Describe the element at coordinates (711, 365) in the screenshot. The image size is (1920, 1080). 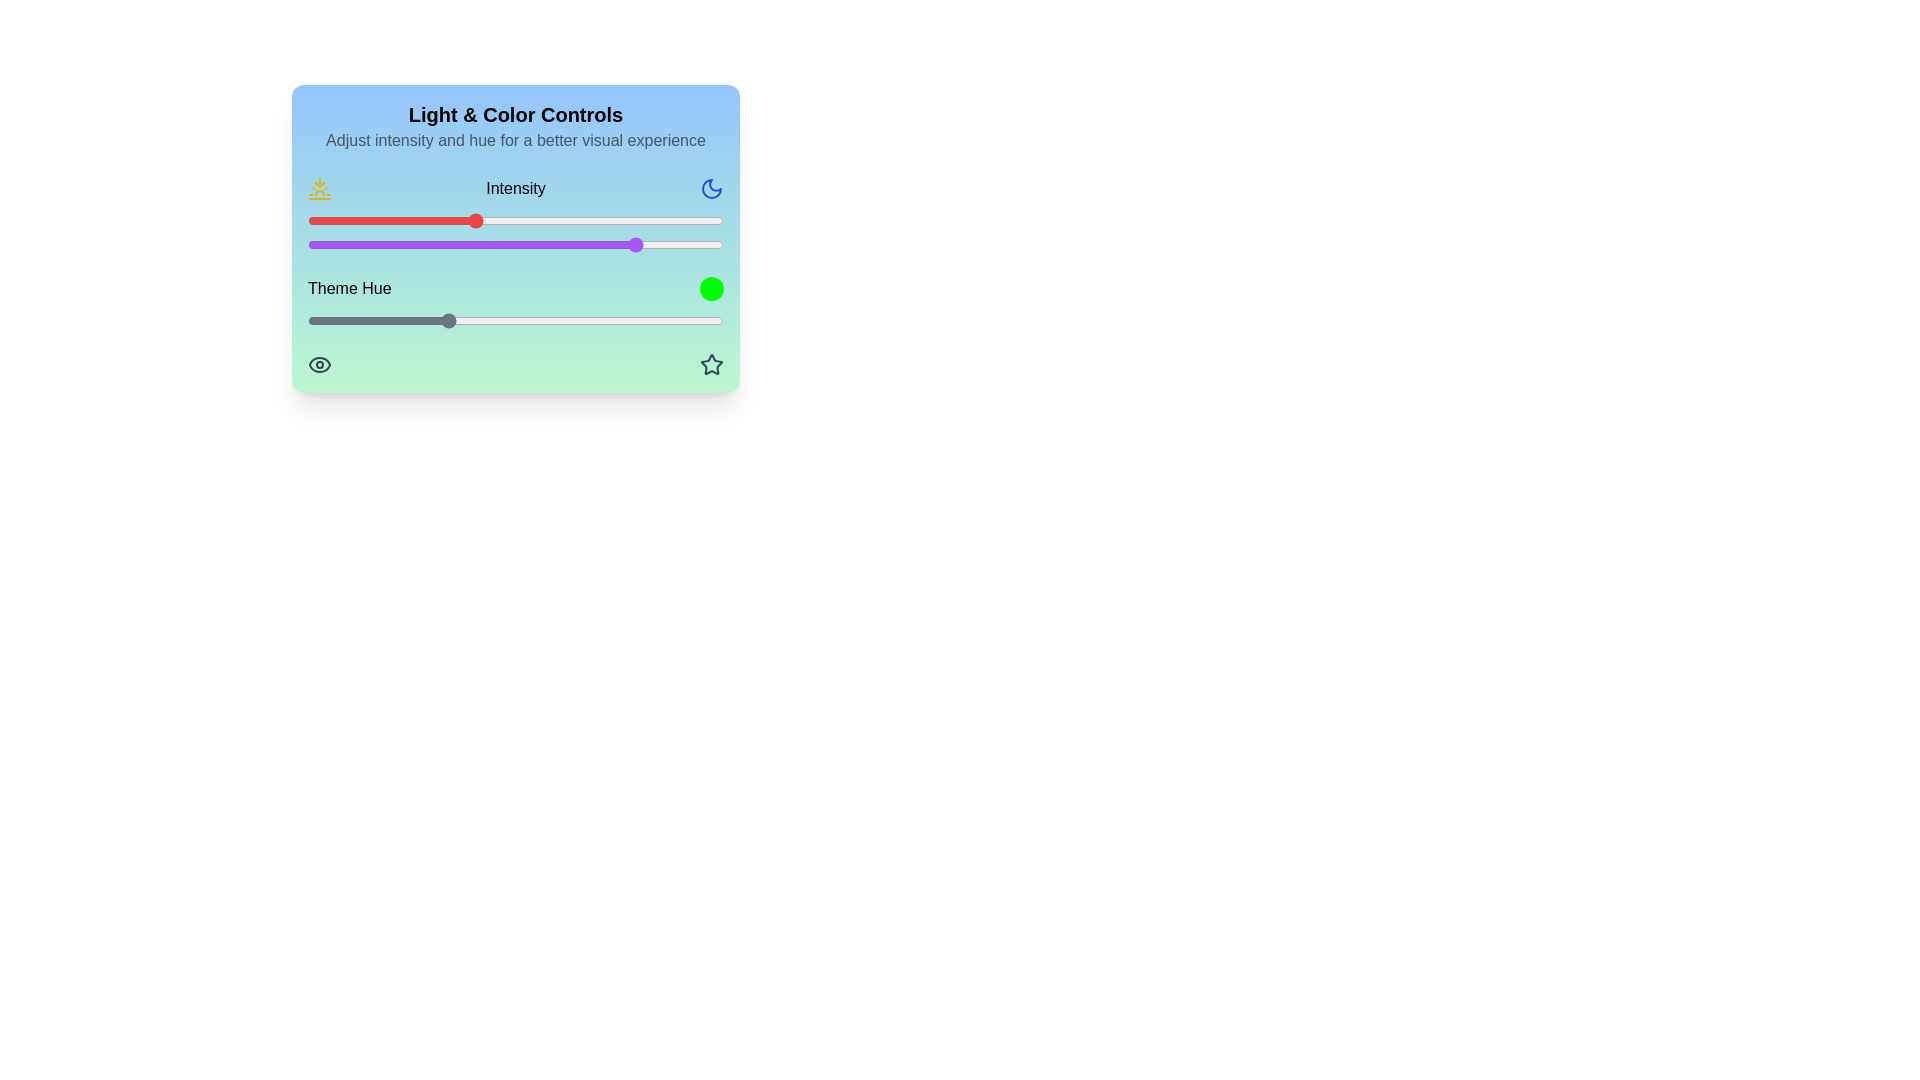
I see `the star icon button located in the bottom-right corner of the 'Light & Color Controls' card` at that location.